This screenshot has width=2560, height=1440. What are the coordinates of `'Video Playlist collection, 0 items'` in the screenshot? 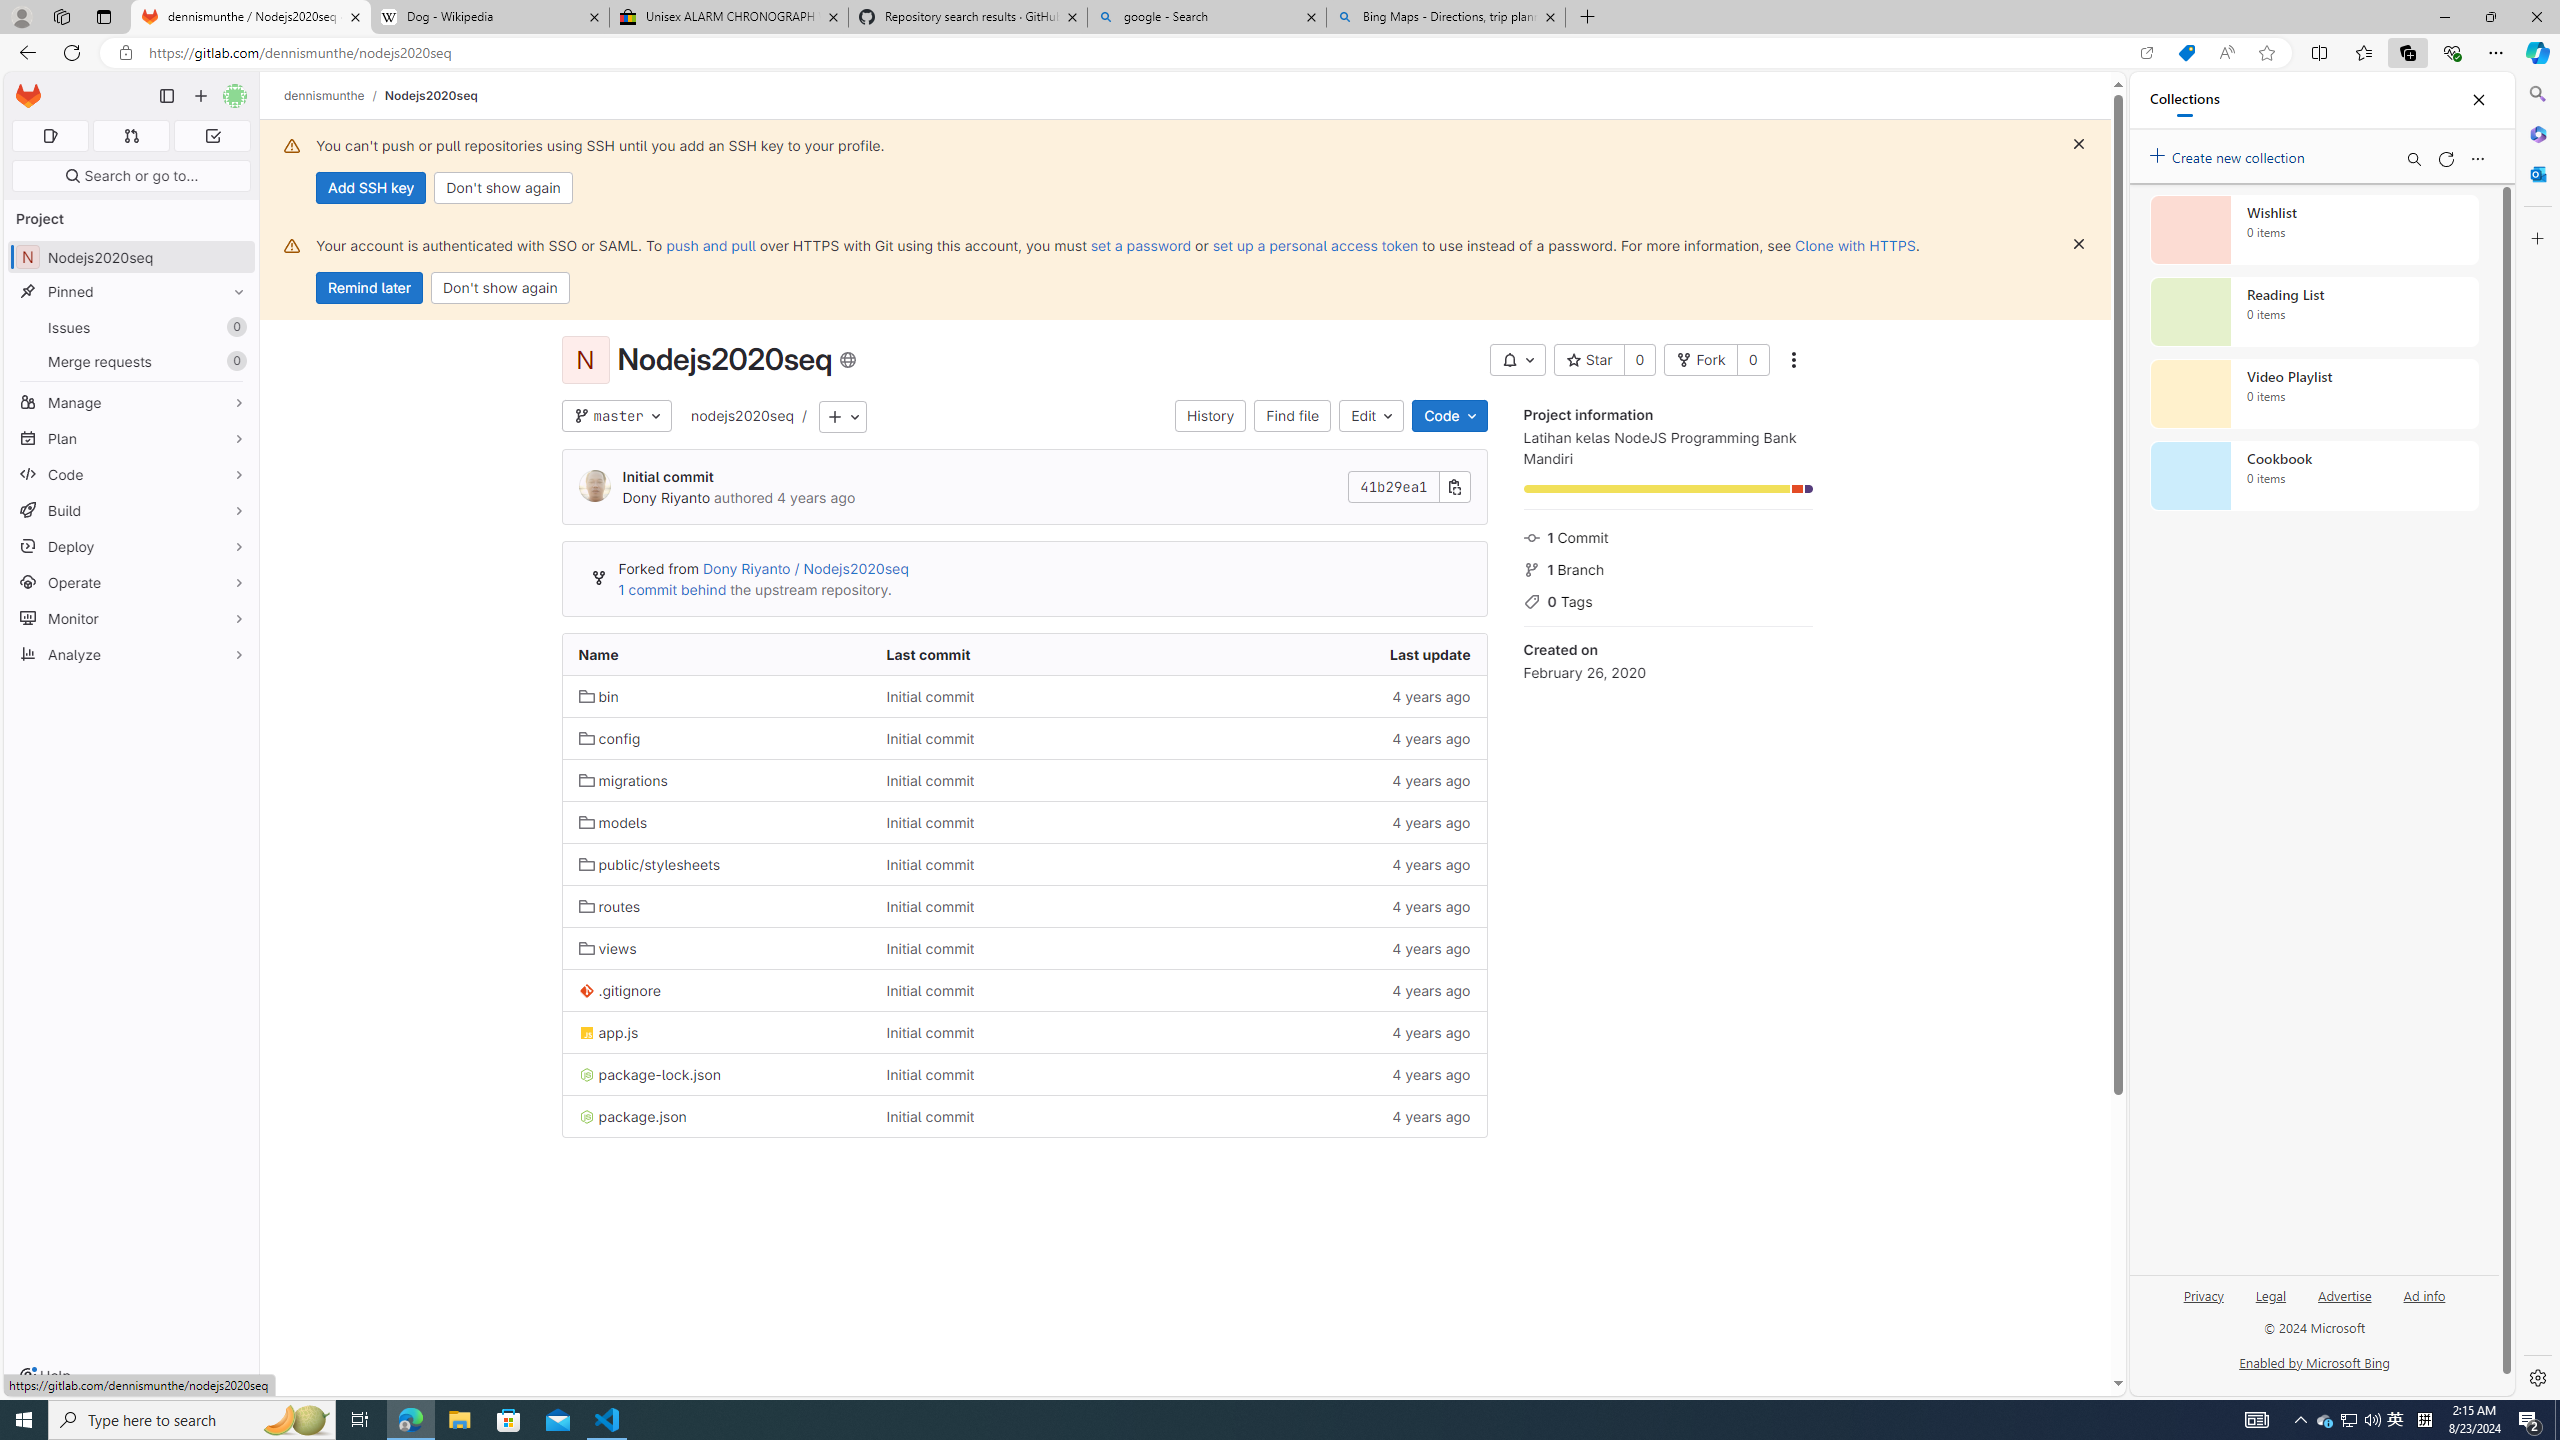 It's located at (2314, 392).